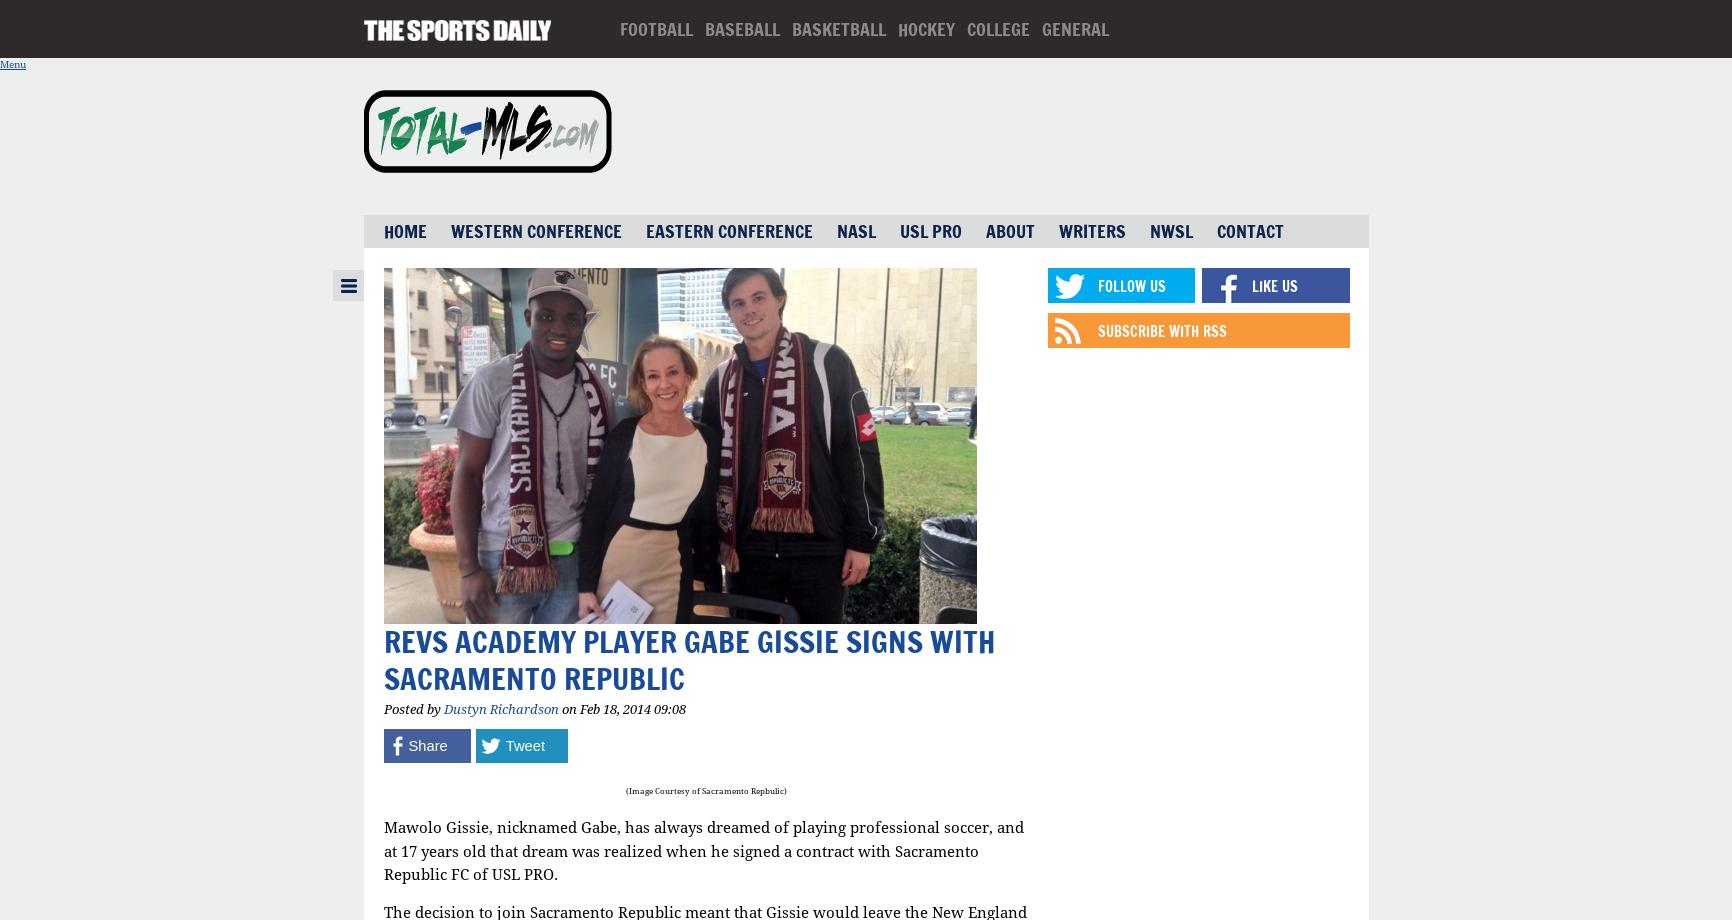 Image resolution: width=1732 pixels, height=920 pixels. Describe the element at coordinates (1009, 231) in the screenshot. I see `'About'` at that location.